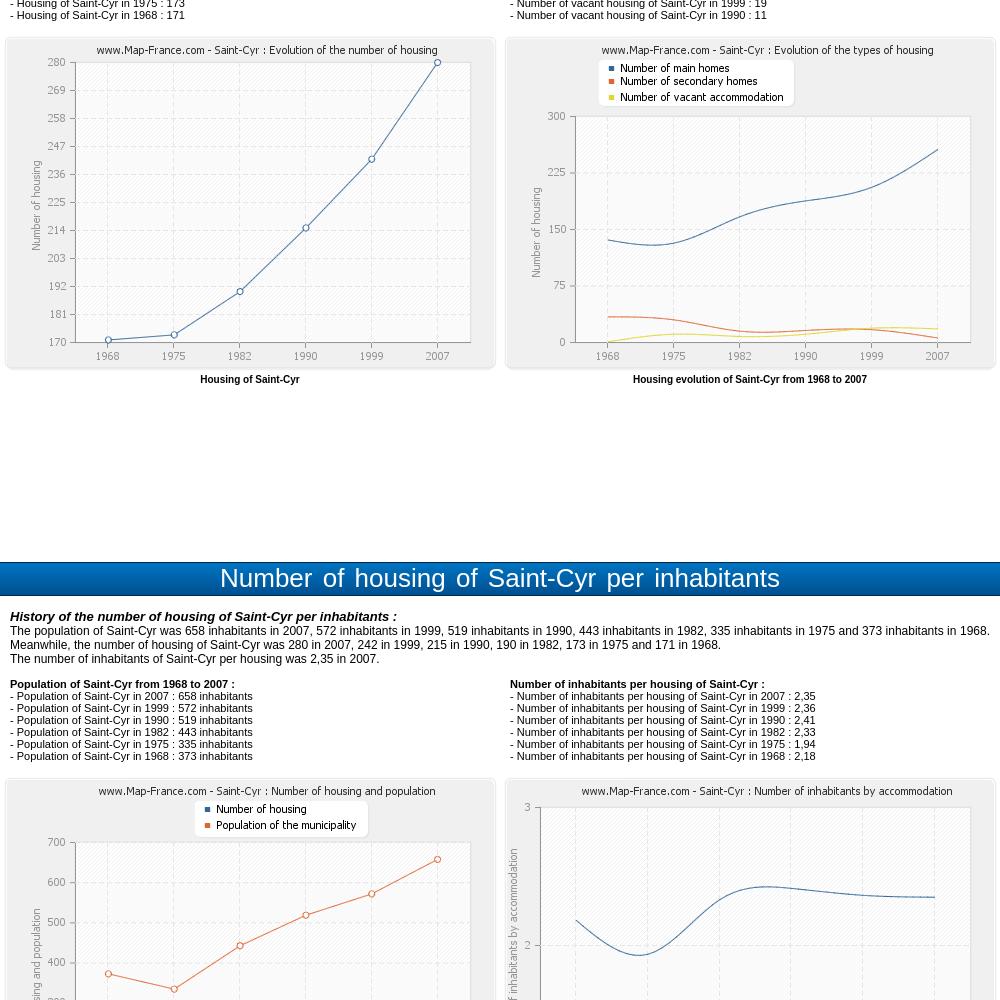 This screenshot has width=1000, height=1000. I want to click on 'The population of Saint-Cyr was 658 inhabitants in 2007, 572 inhabitants in 1999, 519 inhabitants in 1990, 443 inhabitants in 1982, 335 inhabitants in 1975 and 373 inhabitants in 1968. Meanwhile, the number of housing of Saint-Cyr was 280 in 2007, 242 in 1999, 215 in 1990, 190 in 1982, 173 in 1975 and 171 in 1968.', so click(500, 638).